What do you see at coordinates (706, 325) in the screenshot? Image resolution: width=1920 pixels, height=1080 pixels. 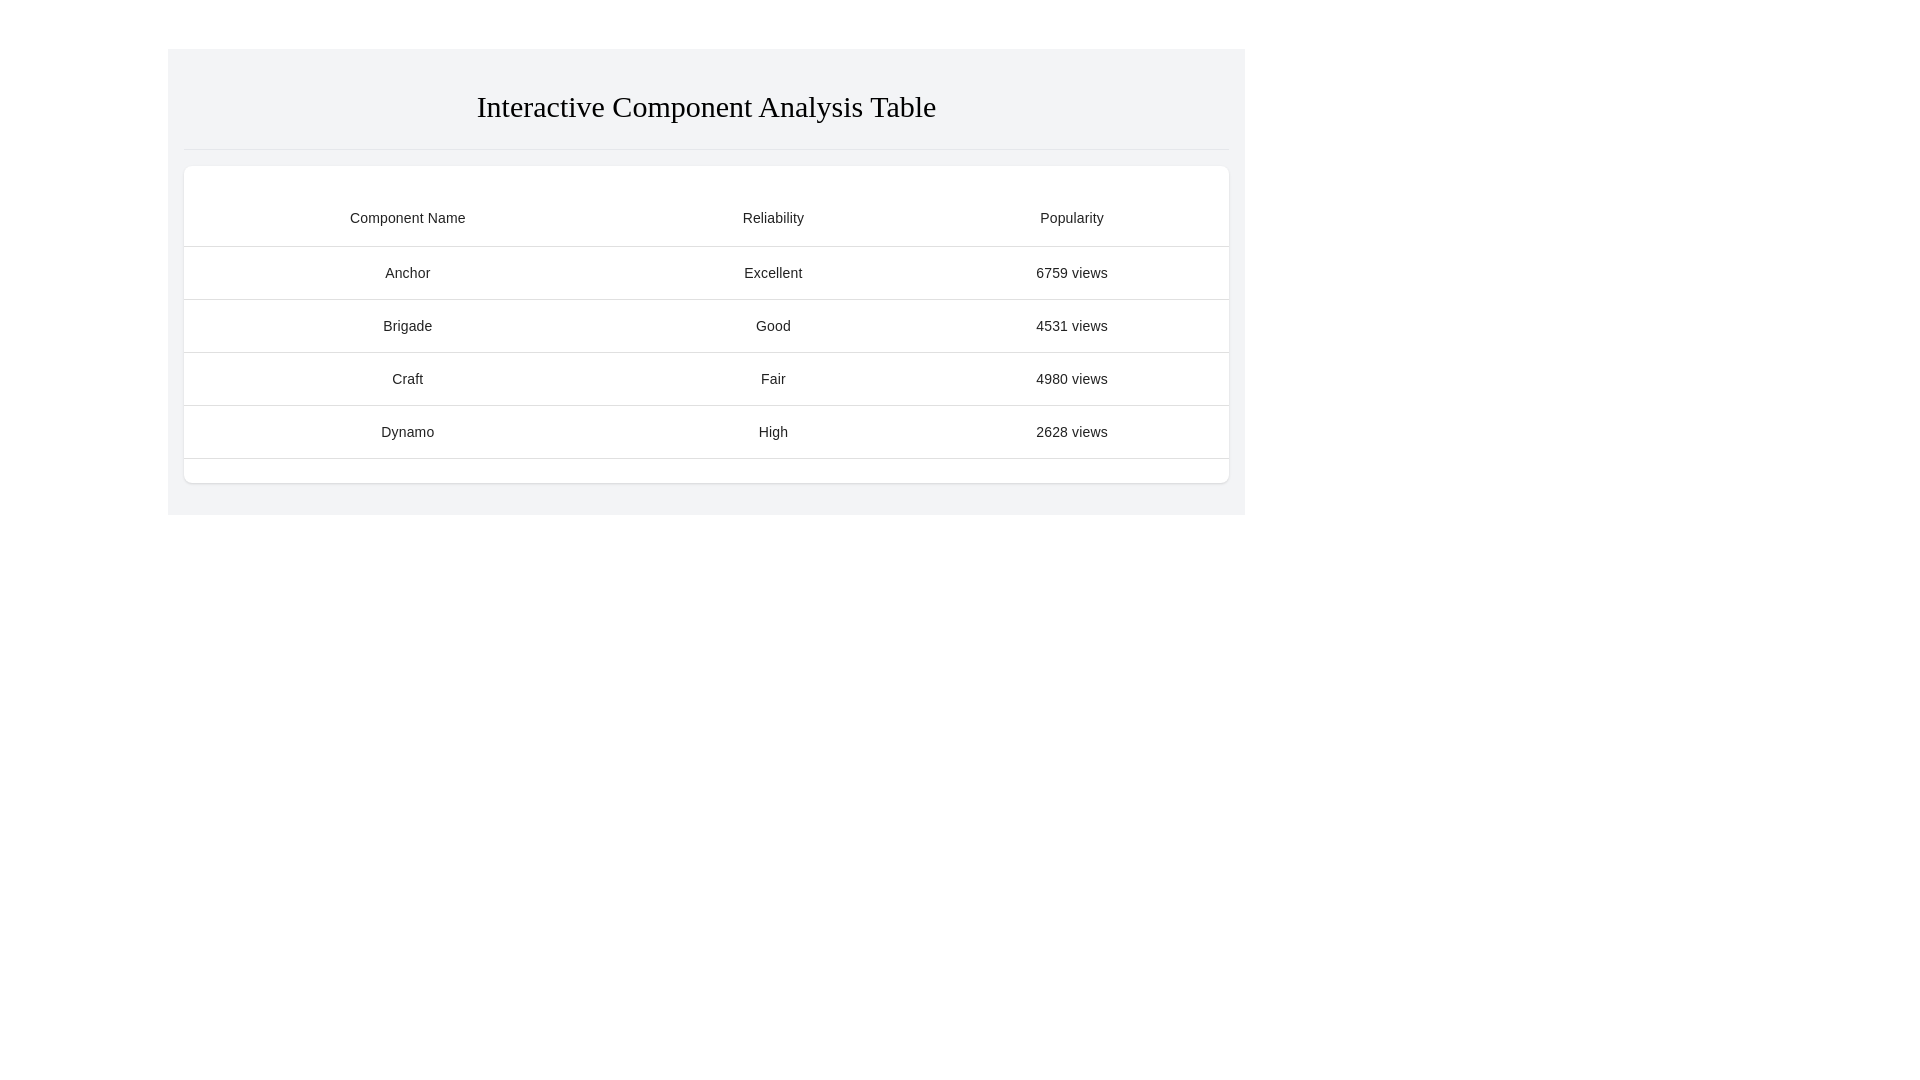 I see `the second row of the table that contains 'Brigade', 'Good', and '4531 views'` at bounding box center [706, 325].